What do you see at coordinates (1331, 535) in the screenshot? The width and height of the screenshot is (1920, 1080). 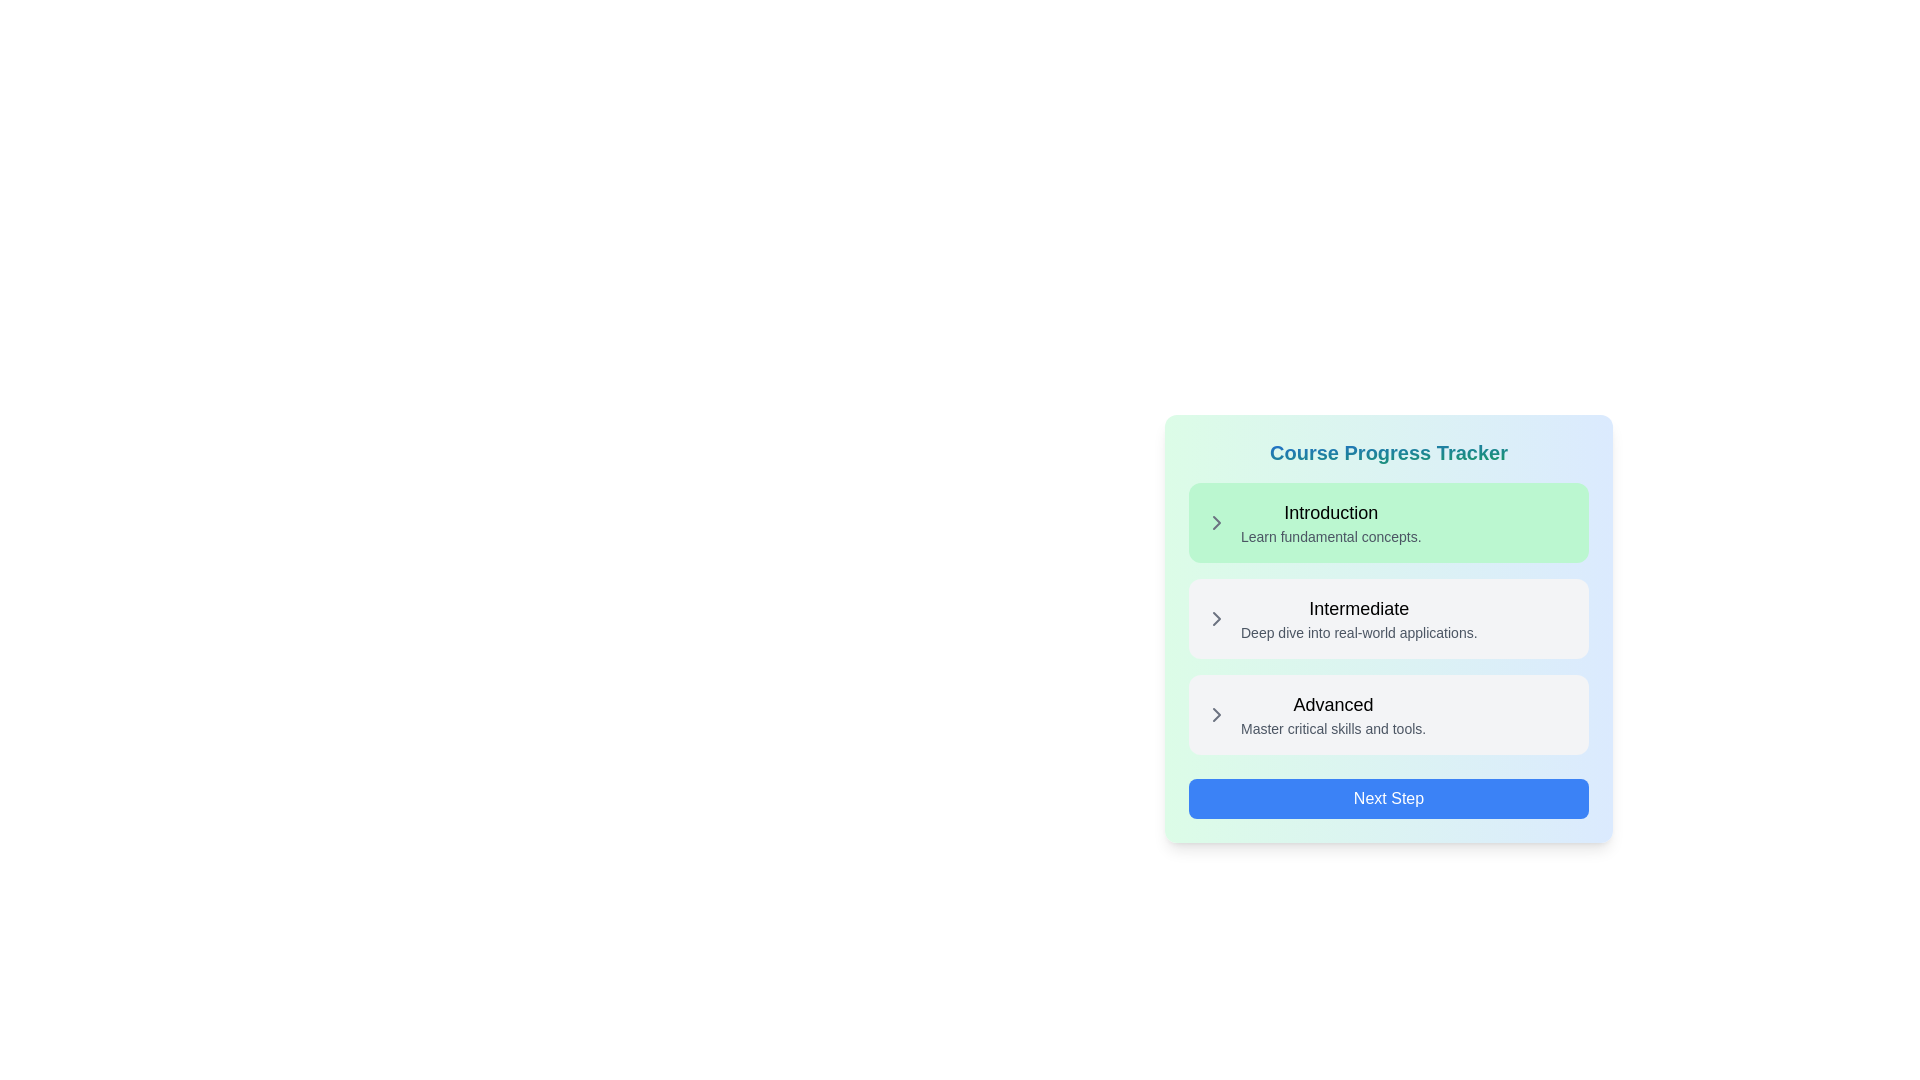 I see `the non-interactive Text Label that provides descriptive information for the 'Introduction' section, located centrally beneath the heading 'Introduction' within the green-highlighted box` at bounding box center [1331, 535].